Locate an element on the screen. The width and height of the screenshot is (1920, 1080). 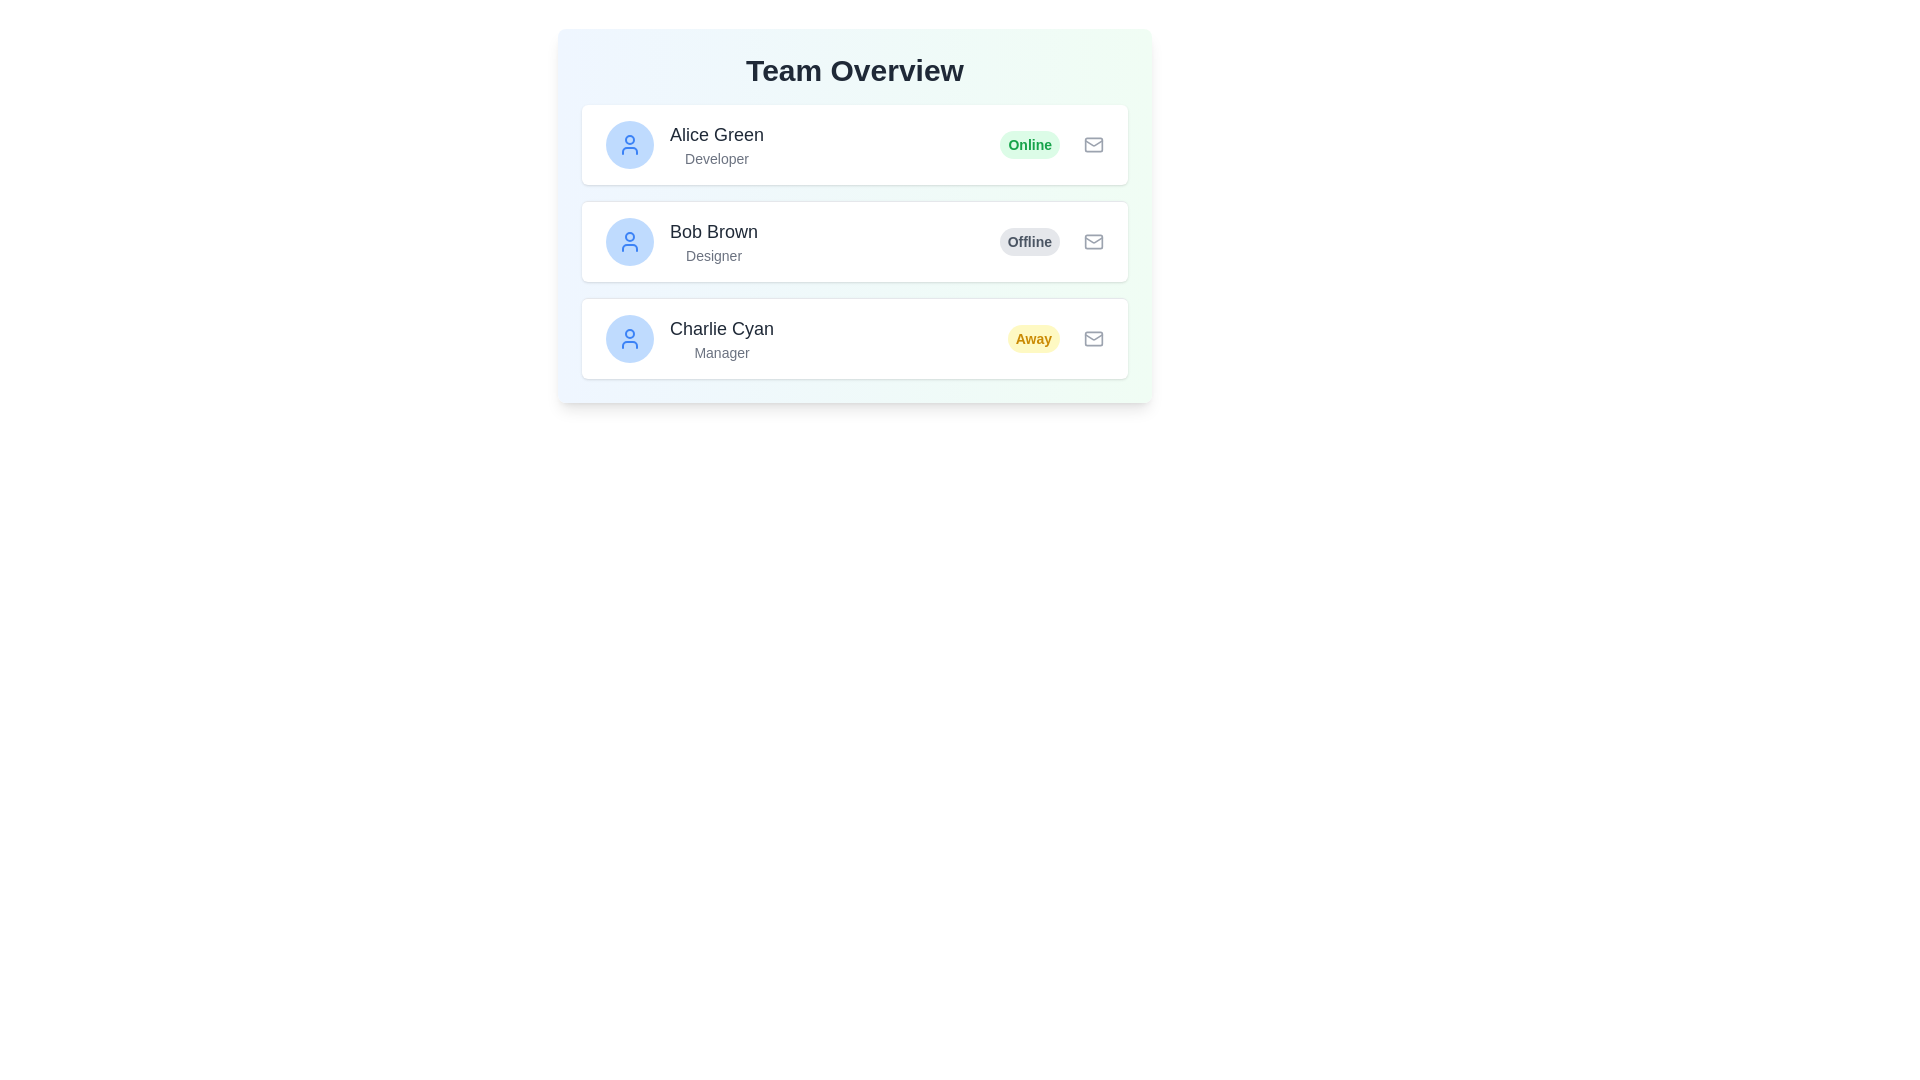
the labeled text component featuring 'Charlie Cyan' as the title and 'Manager' as the subtitle, located in the third card down under 'Team Overview' is located at coordinates (721, 338).